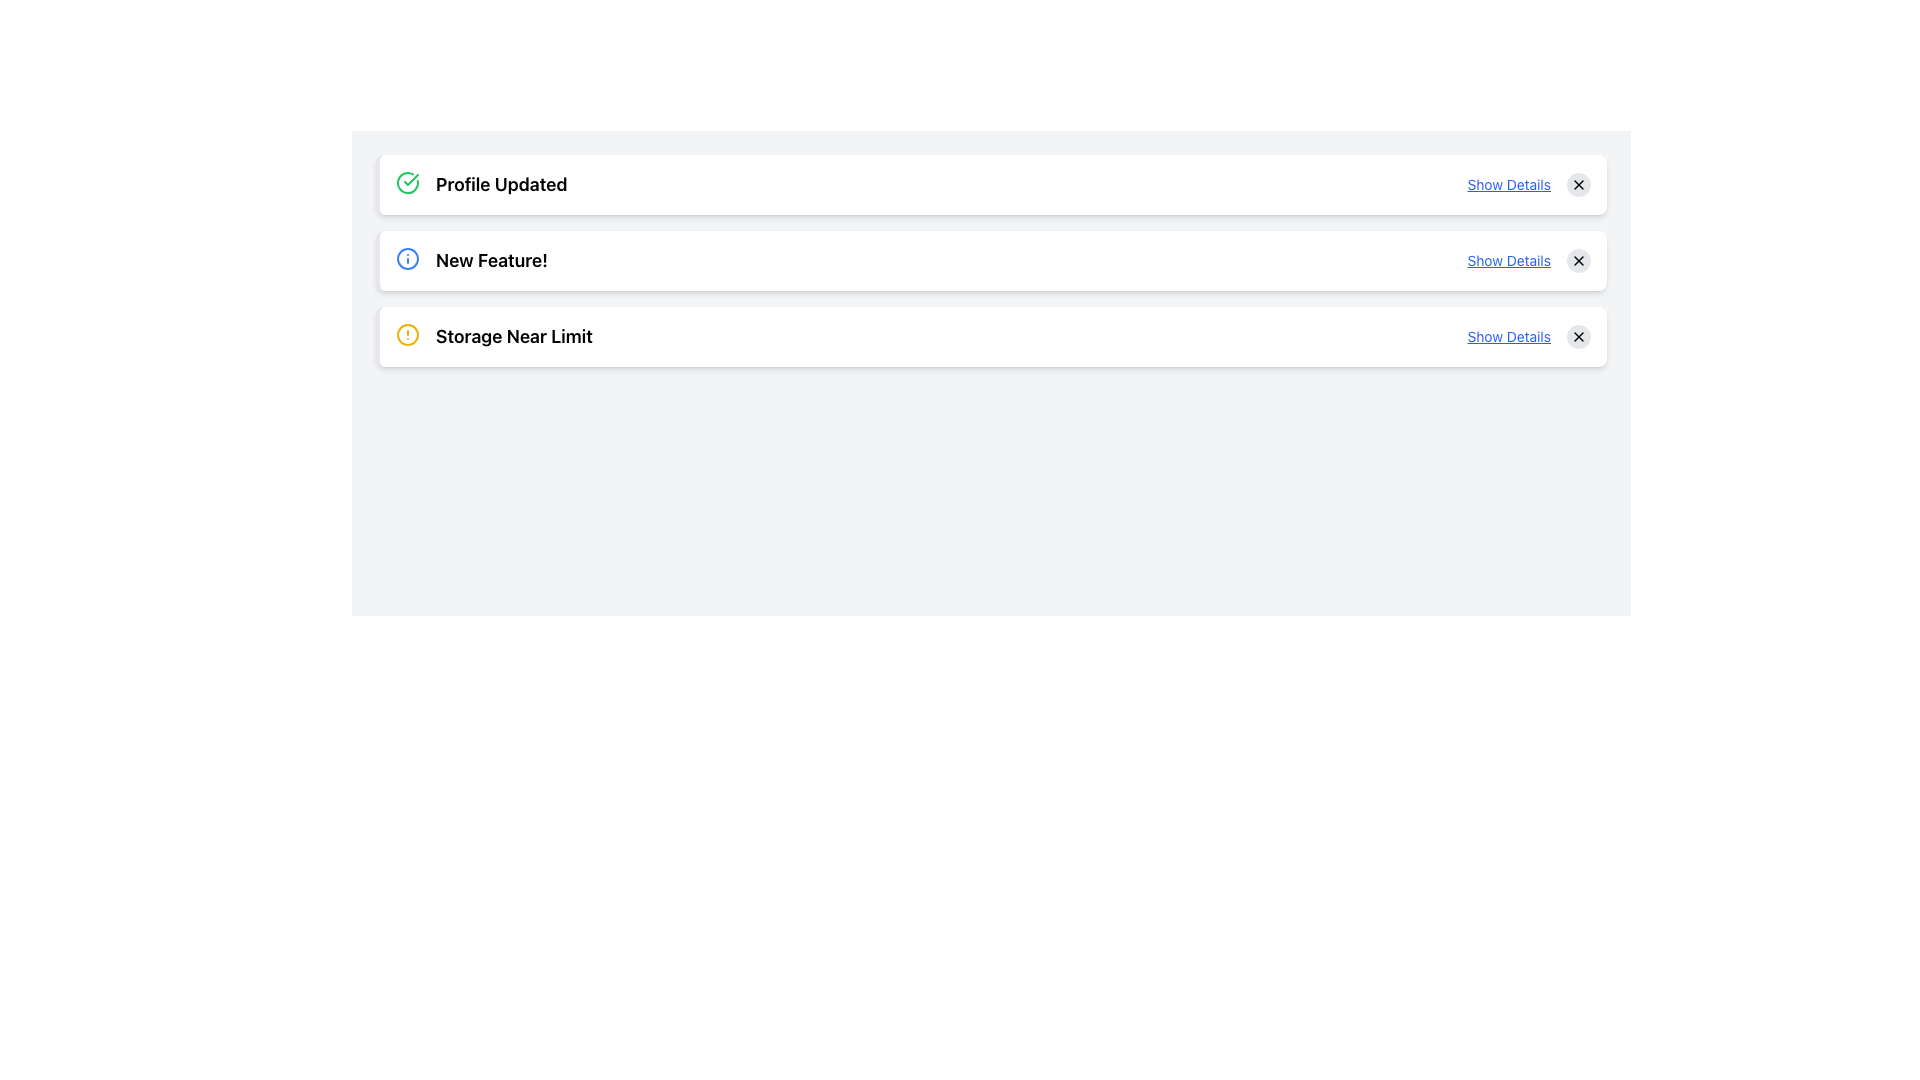  I want to click on the yellow circular outline inside the alert icon located to the left of the 'Storage Near Limit' notification card, which is the third card in a vertical stack, so click(407, 334).